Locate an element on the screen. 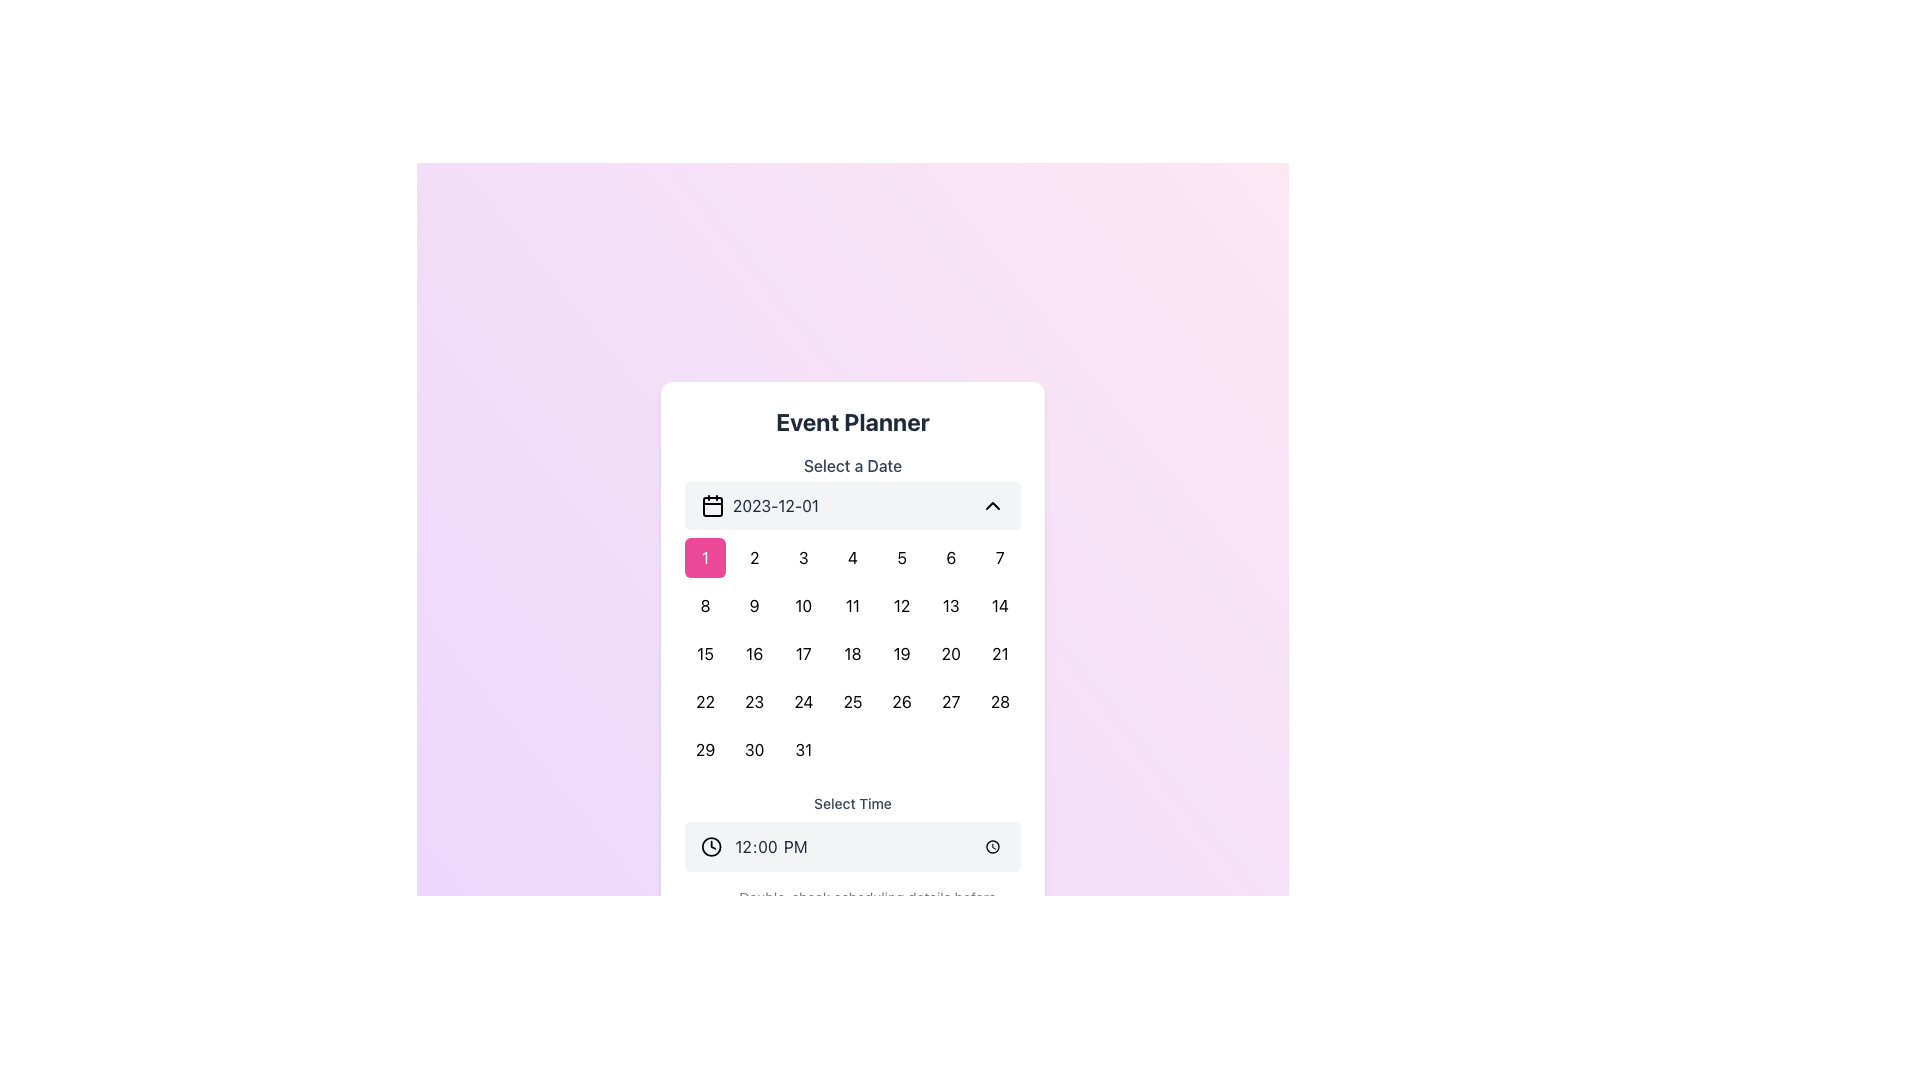 This screenshot has width=1920, height=1080. the button representing the 25th day of the month in the calendar to change its background color is located at coordinates (853, 701).